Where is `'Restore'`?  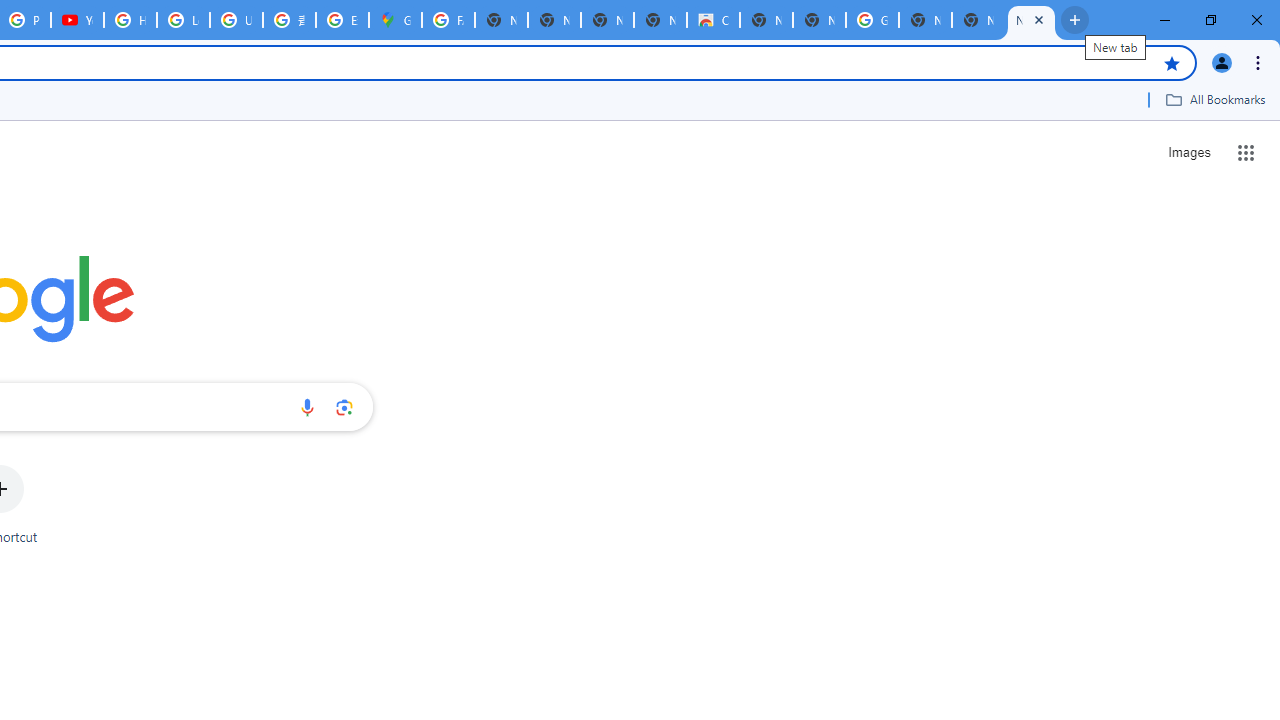 'Restore' is located at coordinates (1209, 20).